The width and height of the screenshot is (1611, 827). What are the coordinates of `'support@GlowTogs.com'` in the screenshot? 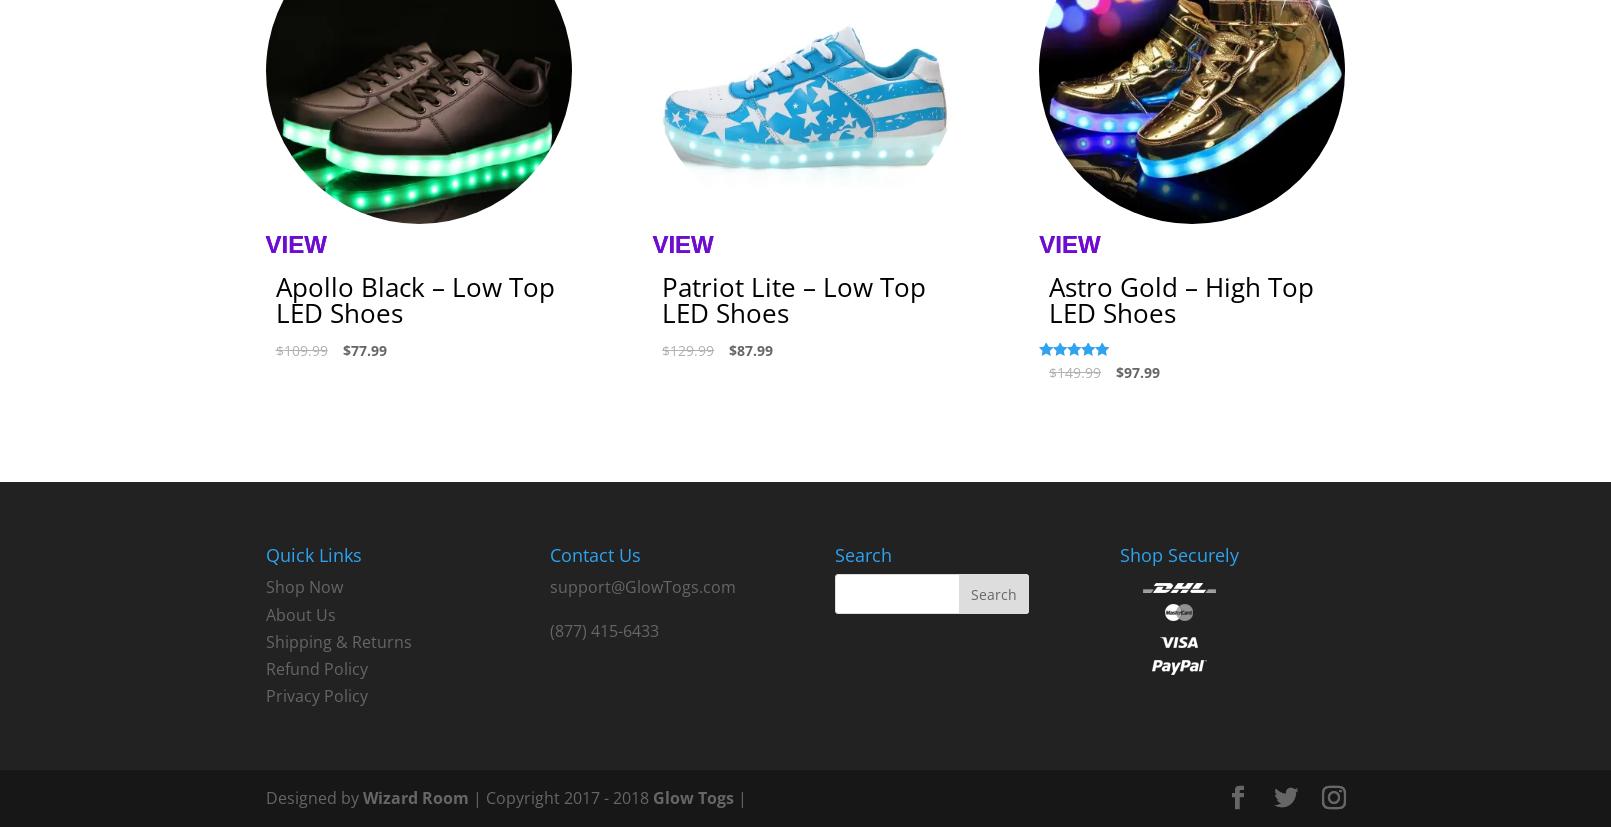 It's located at (642, 587).